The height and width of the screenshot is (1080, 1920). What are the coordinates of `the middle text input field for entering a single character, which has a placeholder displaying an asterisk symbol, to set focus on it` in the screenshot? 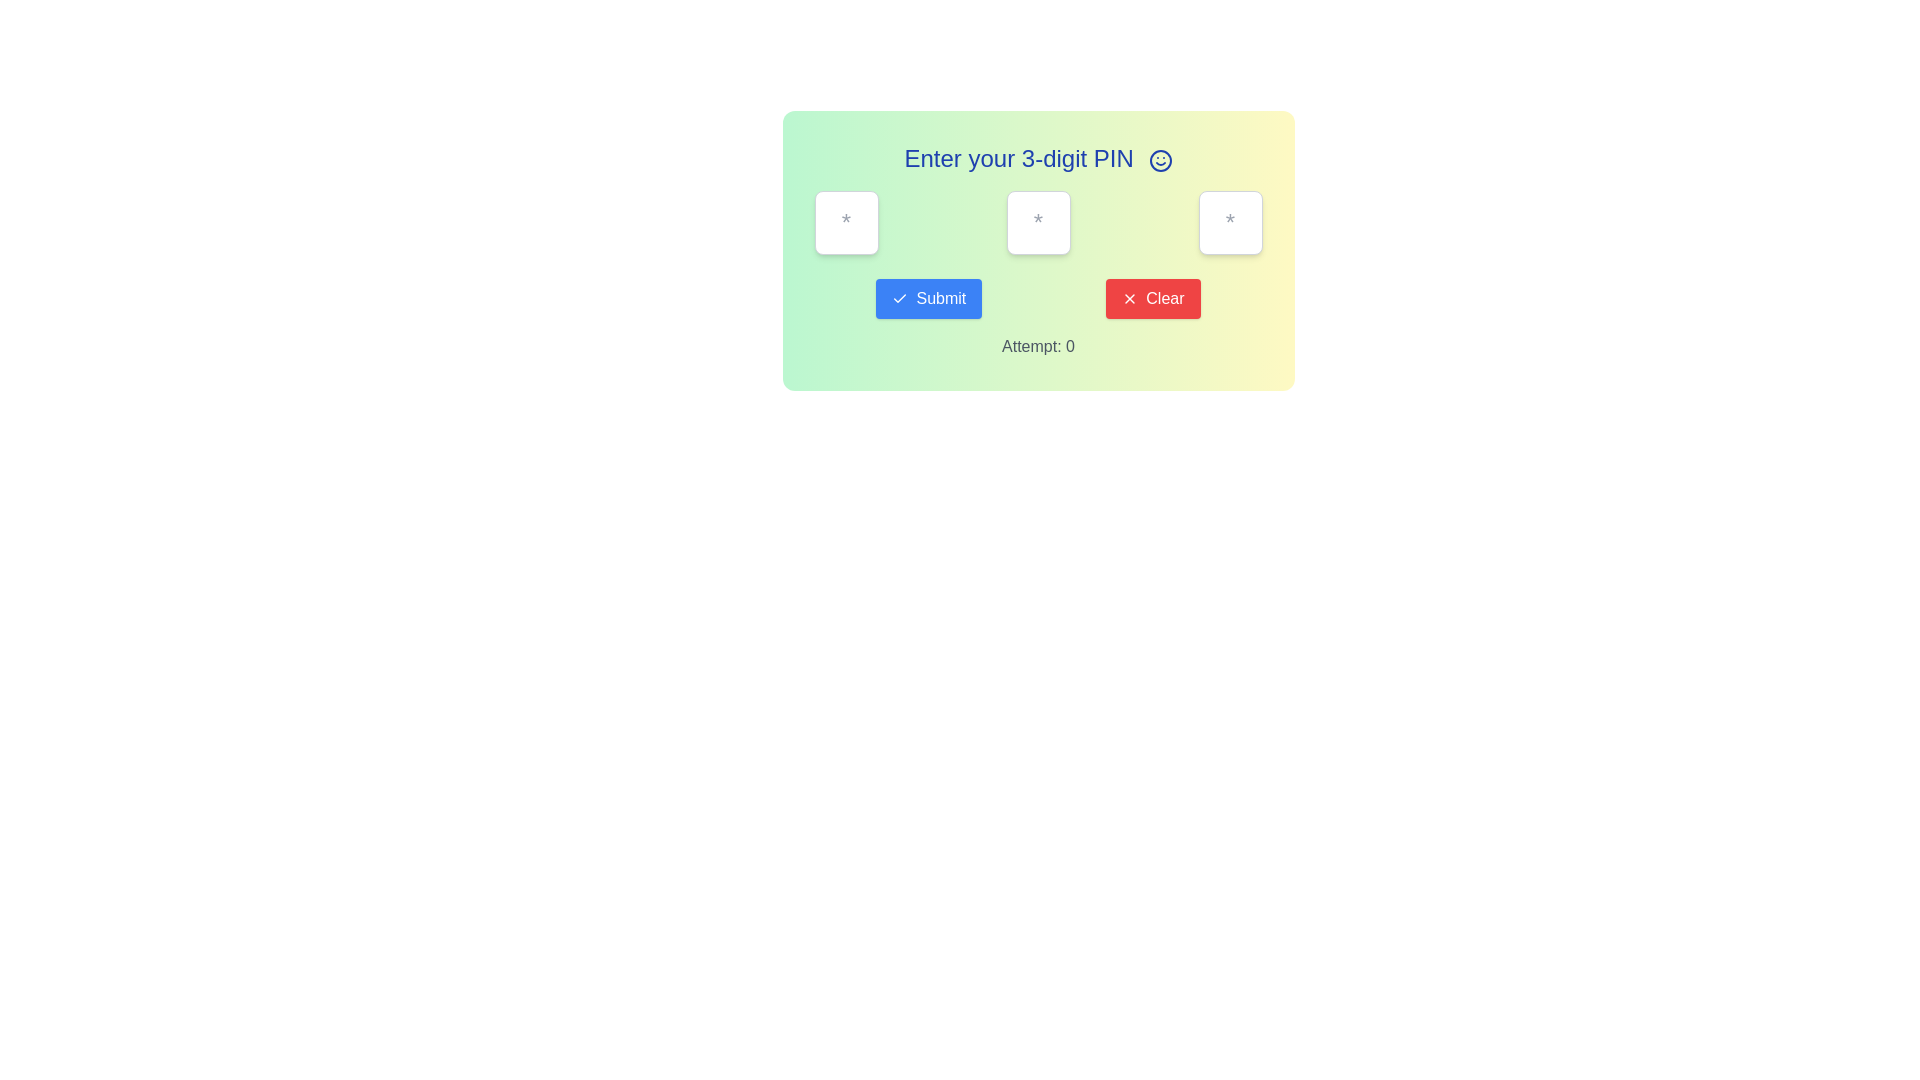 It's located at (1038, 249).